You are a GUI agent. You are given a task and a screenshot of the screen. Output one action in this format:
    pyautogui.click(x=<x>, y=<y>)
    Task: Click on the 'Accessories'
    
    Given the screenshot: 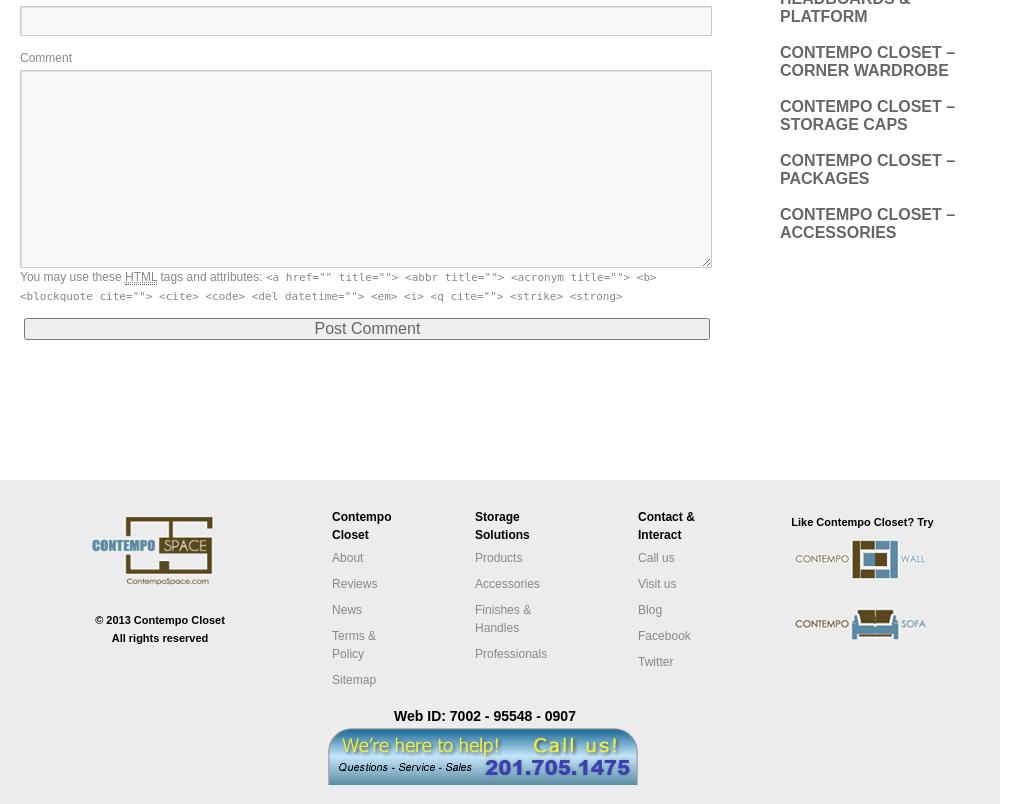 What is the action you would take?
    pyautogui.click(x=507, y=581)
    